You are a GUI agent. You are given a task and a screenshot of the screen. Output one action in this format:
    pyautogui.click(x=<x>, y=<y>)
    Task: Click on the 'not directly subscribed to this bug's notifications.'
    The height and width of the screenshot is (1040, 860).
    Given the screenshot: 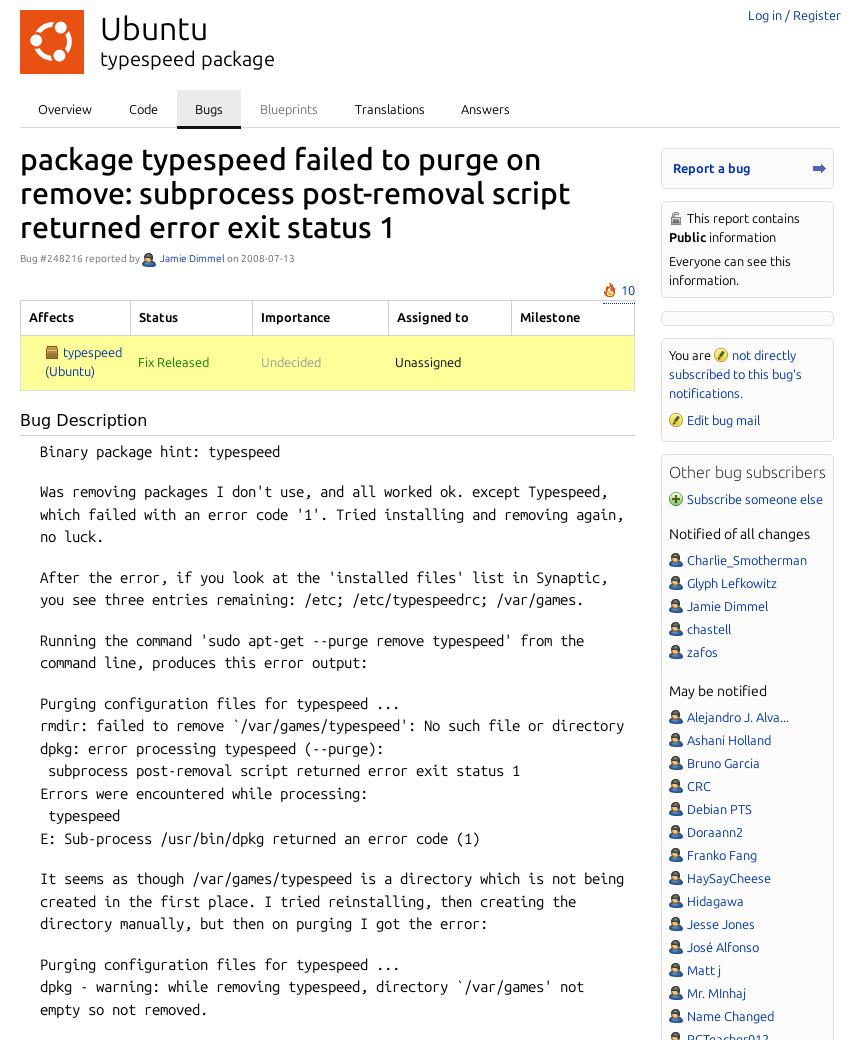 What is the action you would take?
    pyautogui.click(x=733, y=372)
    